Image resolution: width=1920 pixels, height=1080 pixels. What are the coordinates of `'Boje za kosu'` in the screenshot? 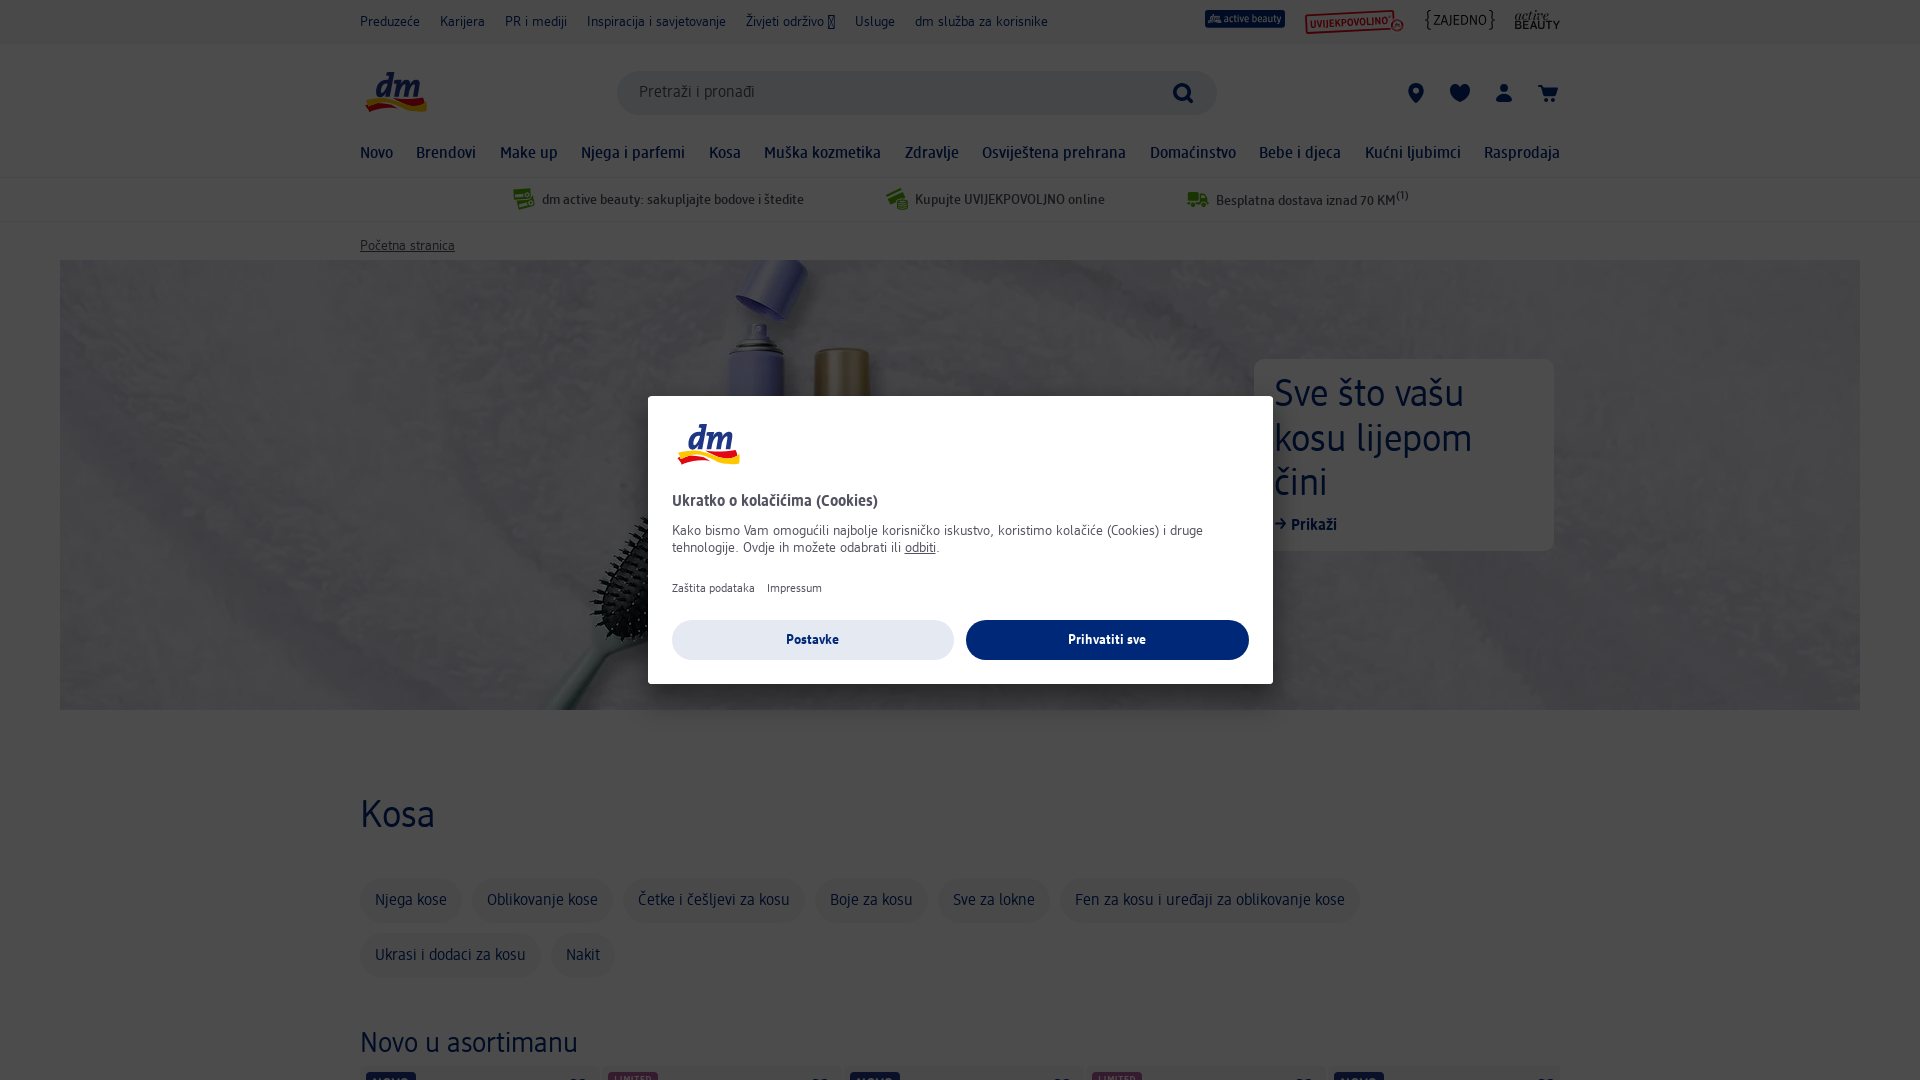 It's located at (864, 900).